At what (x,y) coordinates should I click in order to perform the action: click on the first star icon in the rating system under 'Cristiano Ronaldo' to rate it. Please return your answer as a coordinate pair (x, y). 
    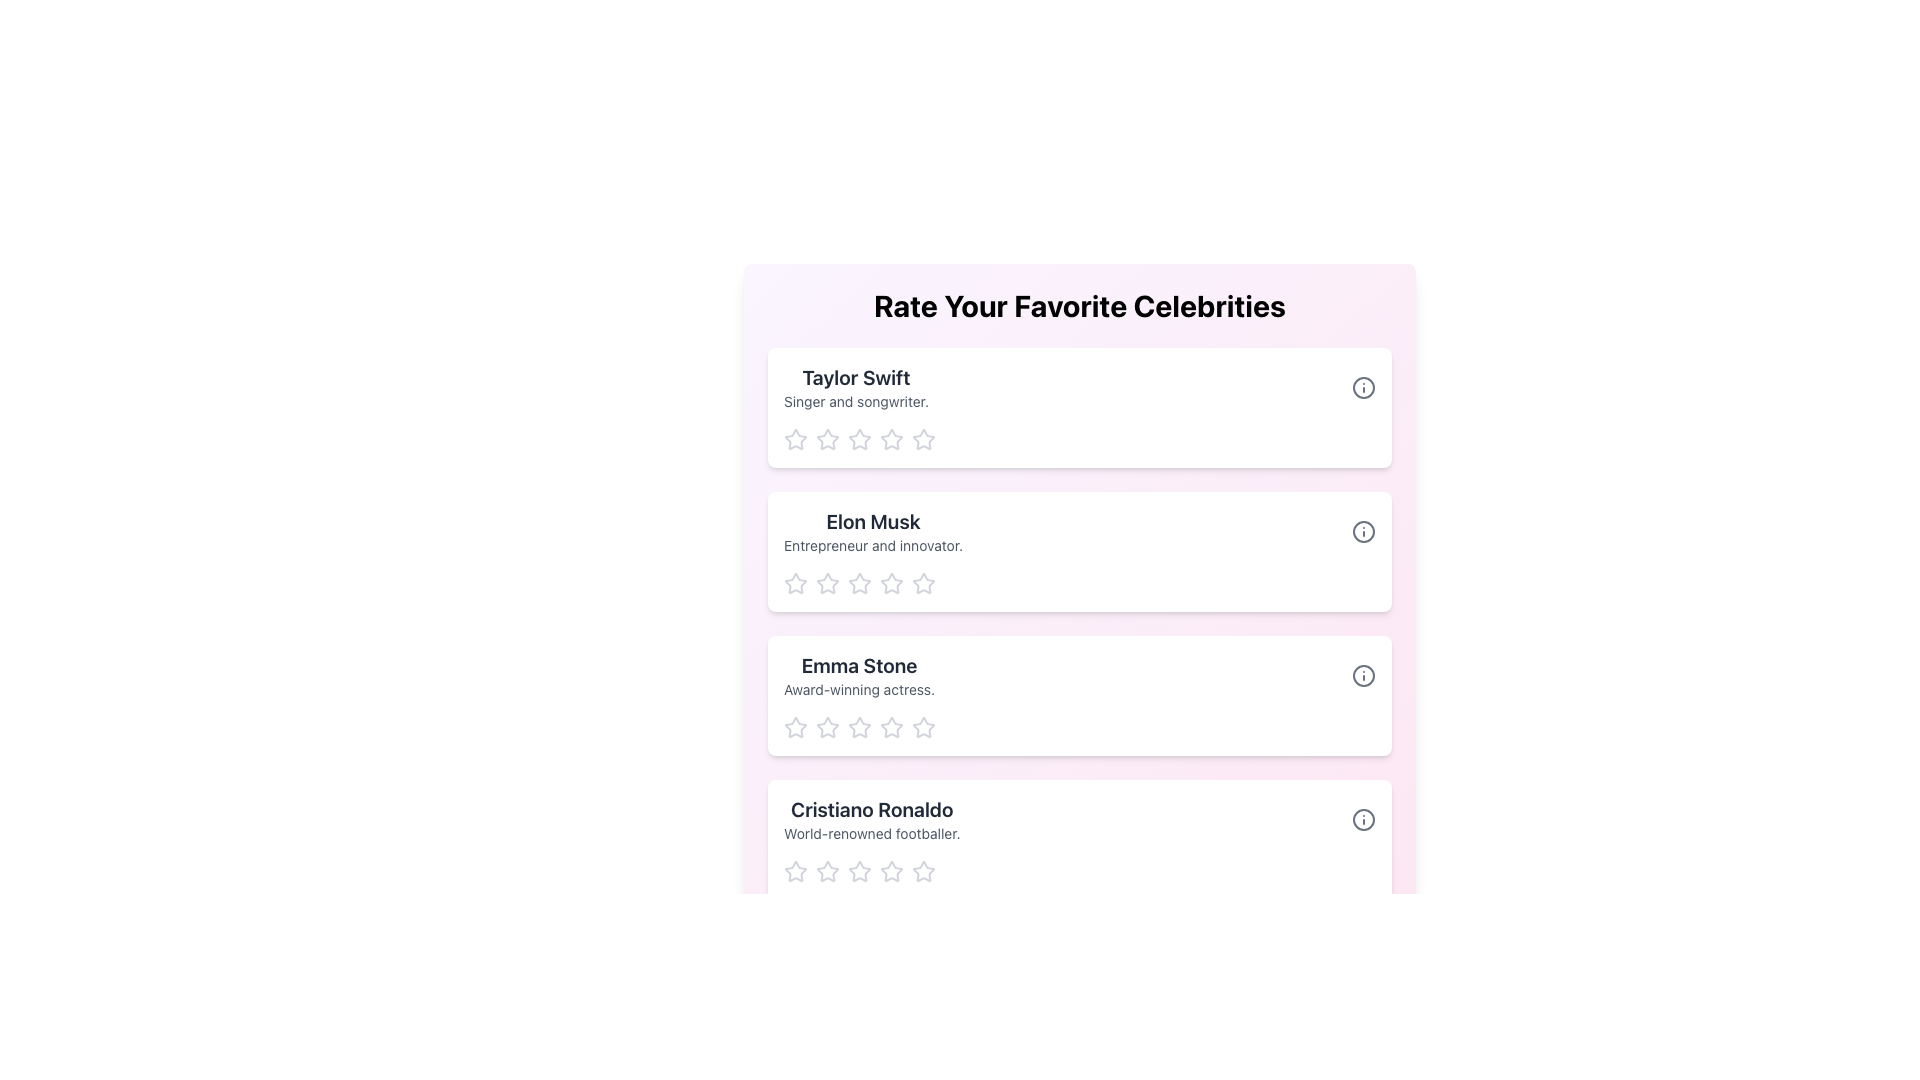
    Looking at the image, I should click on (828, 870).